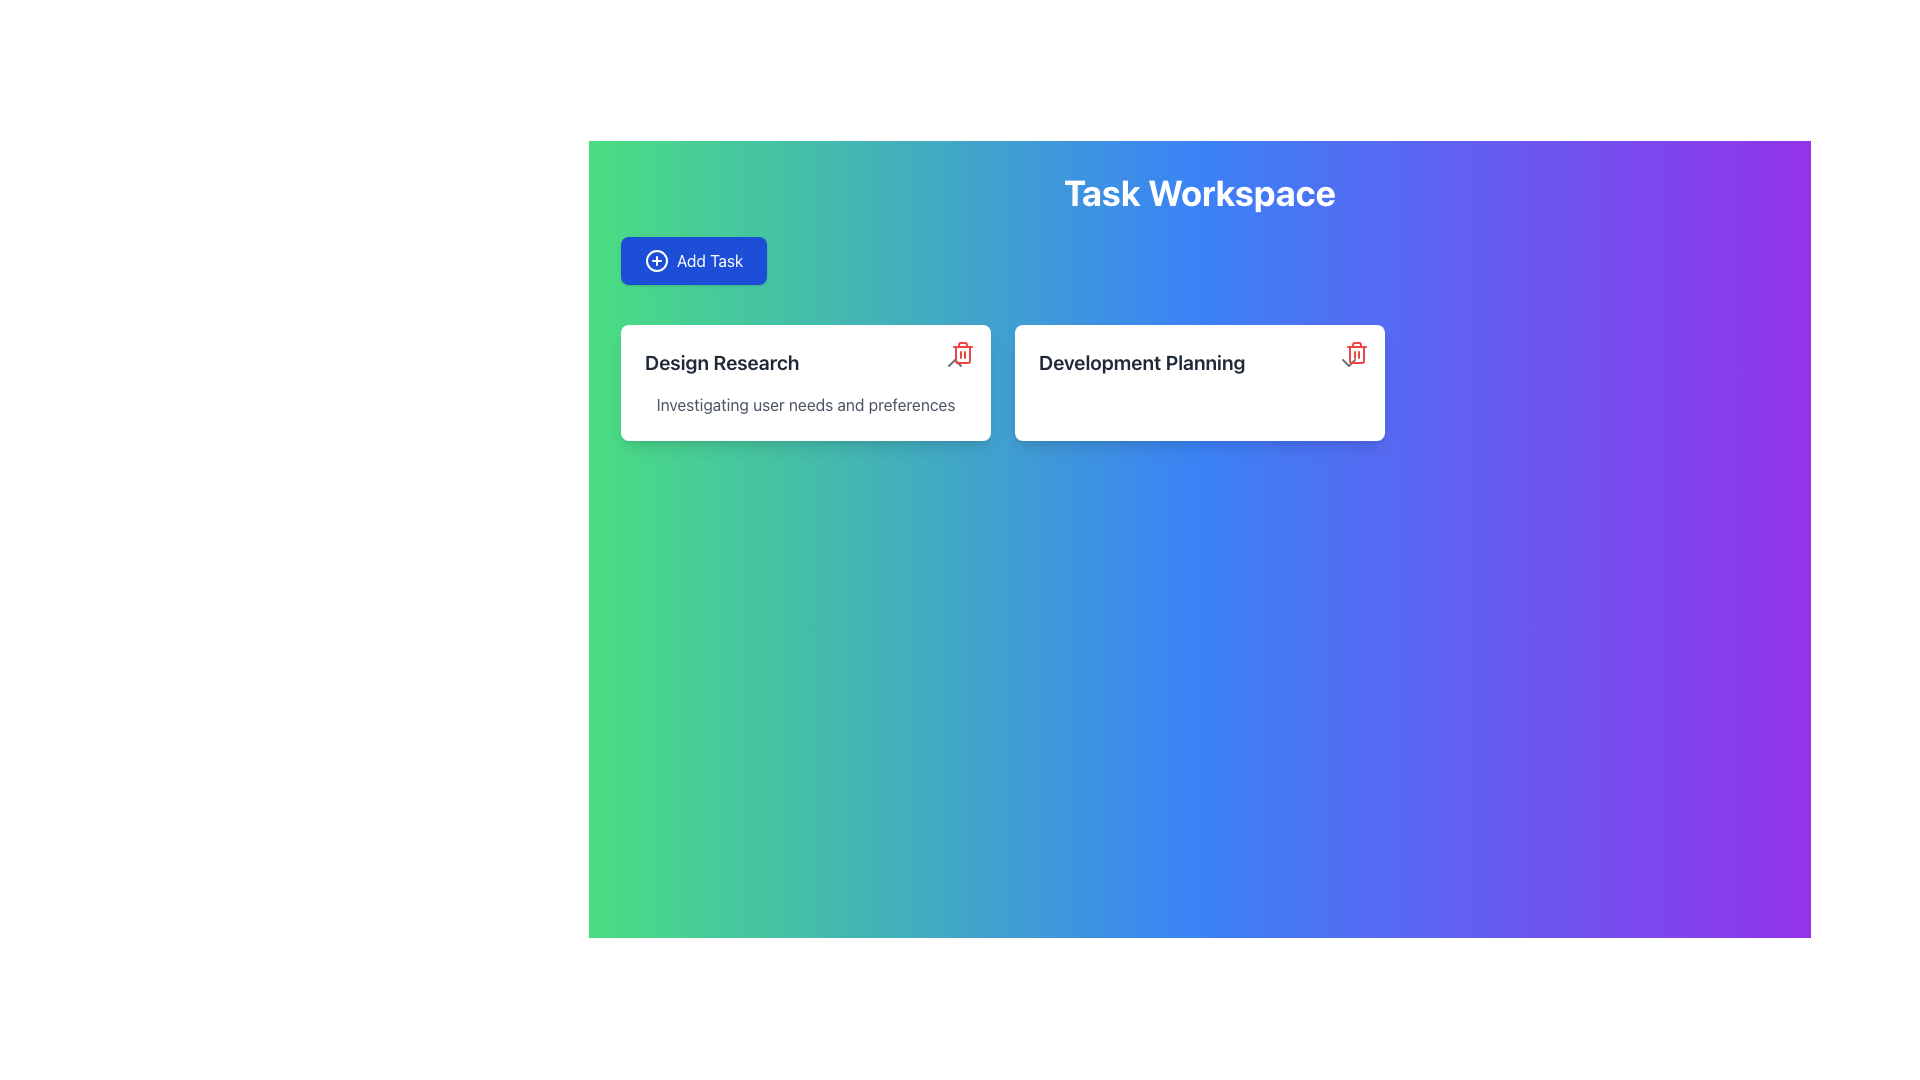 The height and width of the screenshot is (1080, 1920). I want to click on the button in the upper right corner of the 'Design Research' card under the 'Task Workspace' section, so click(954, 362).